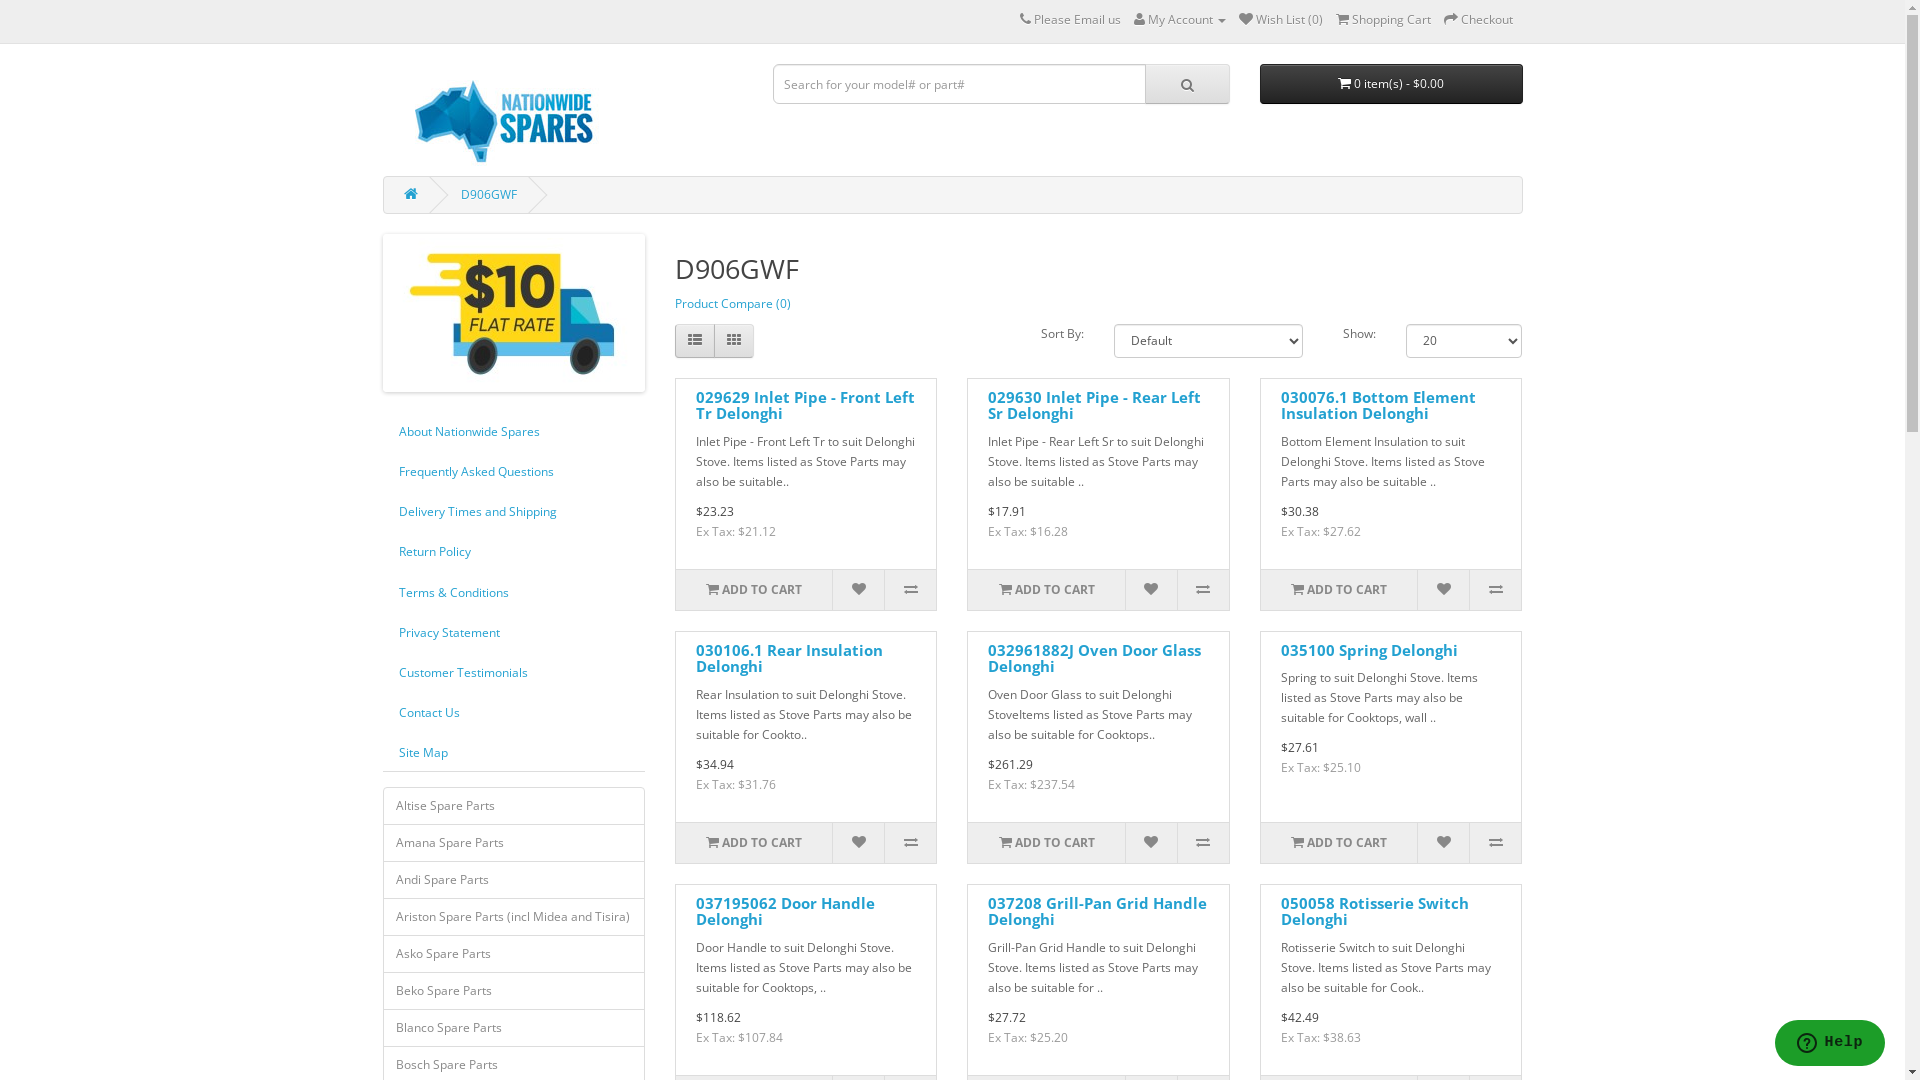 This screenshot has width=1920, height=1080. I want to click on 'Altise Spare Parts', so click(513, 805).